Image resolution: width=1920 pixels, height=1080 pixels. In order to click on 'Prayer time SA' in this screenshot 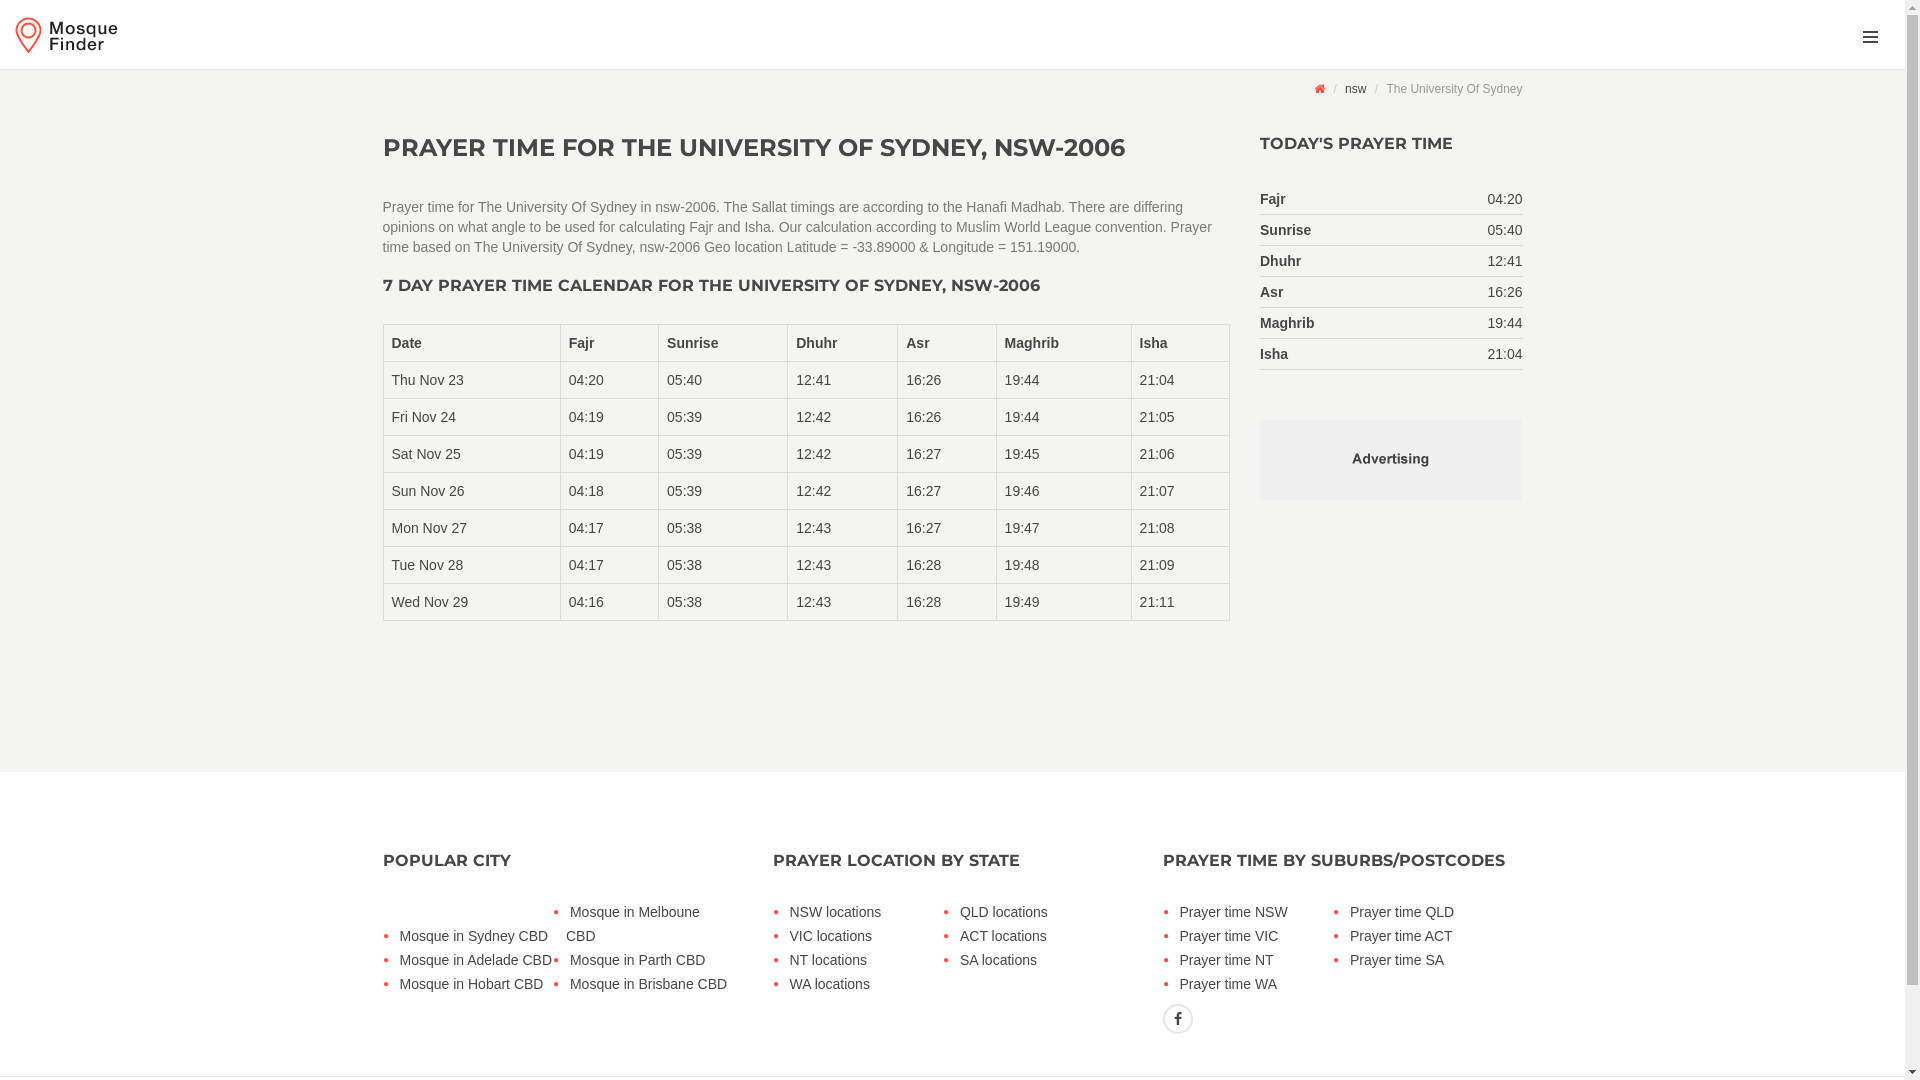, I will do `click(1345, 959)`.